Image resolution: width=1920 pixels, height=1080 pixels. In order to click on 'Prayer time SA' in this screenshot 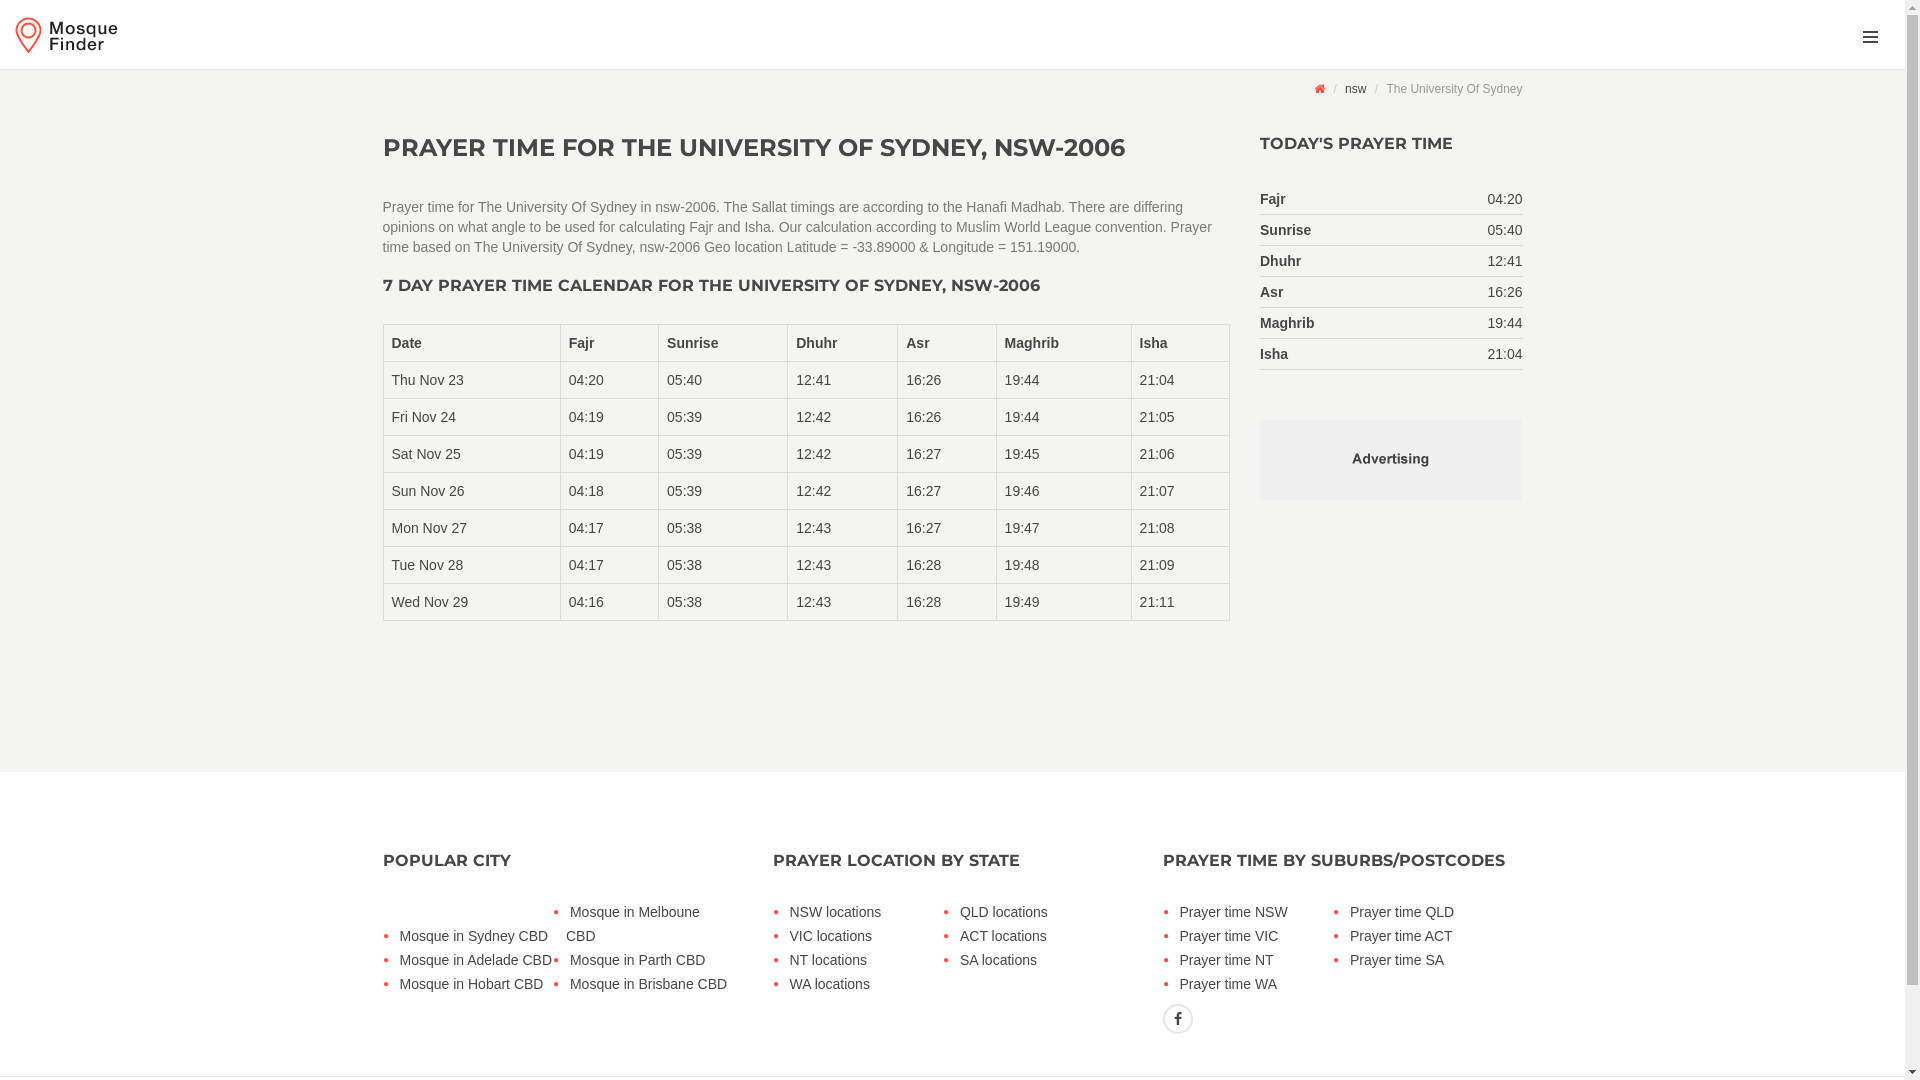, I will do `click(1345, 959)`.